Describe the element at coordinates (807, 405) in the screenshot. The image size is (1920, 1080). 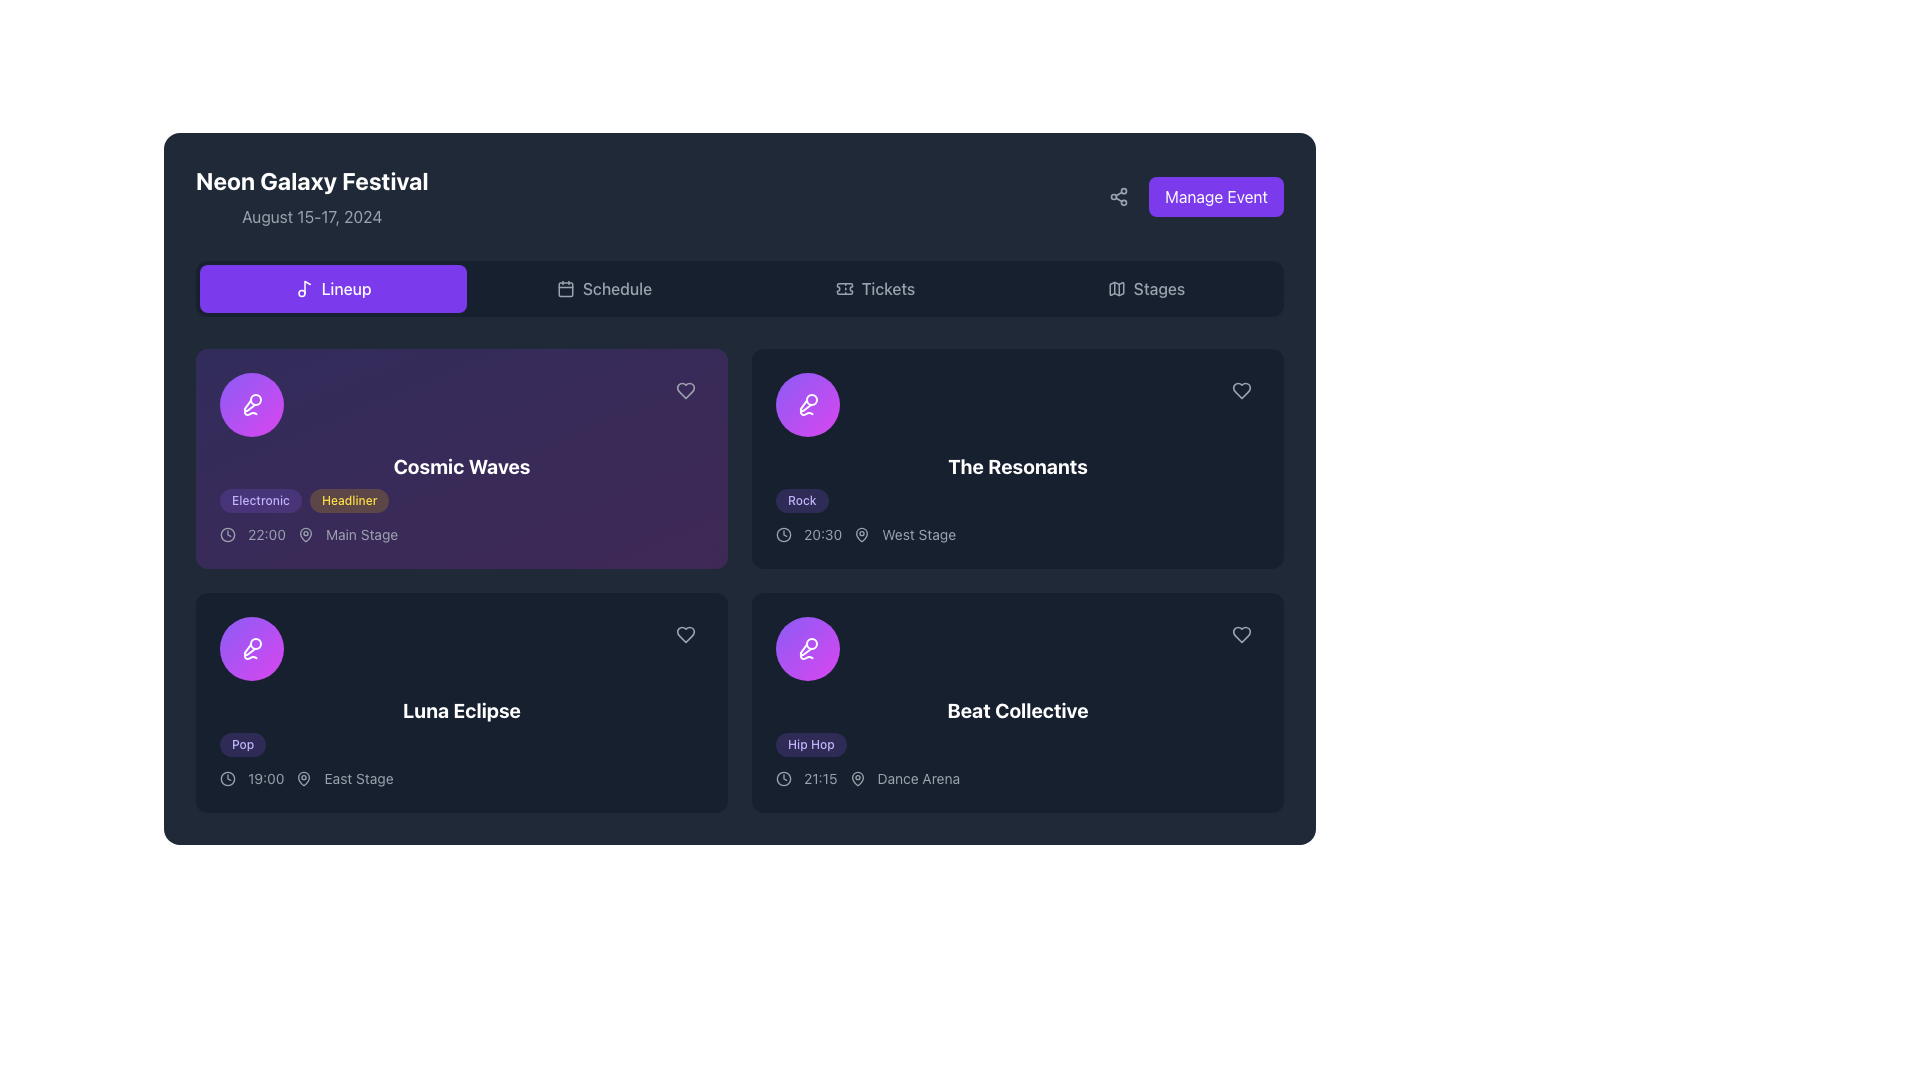
I see `the microphone icon, which is styled with white outline strokes and located within a circular purple gradient button on the left side of the 'Cosmic Waves' card` at that location.